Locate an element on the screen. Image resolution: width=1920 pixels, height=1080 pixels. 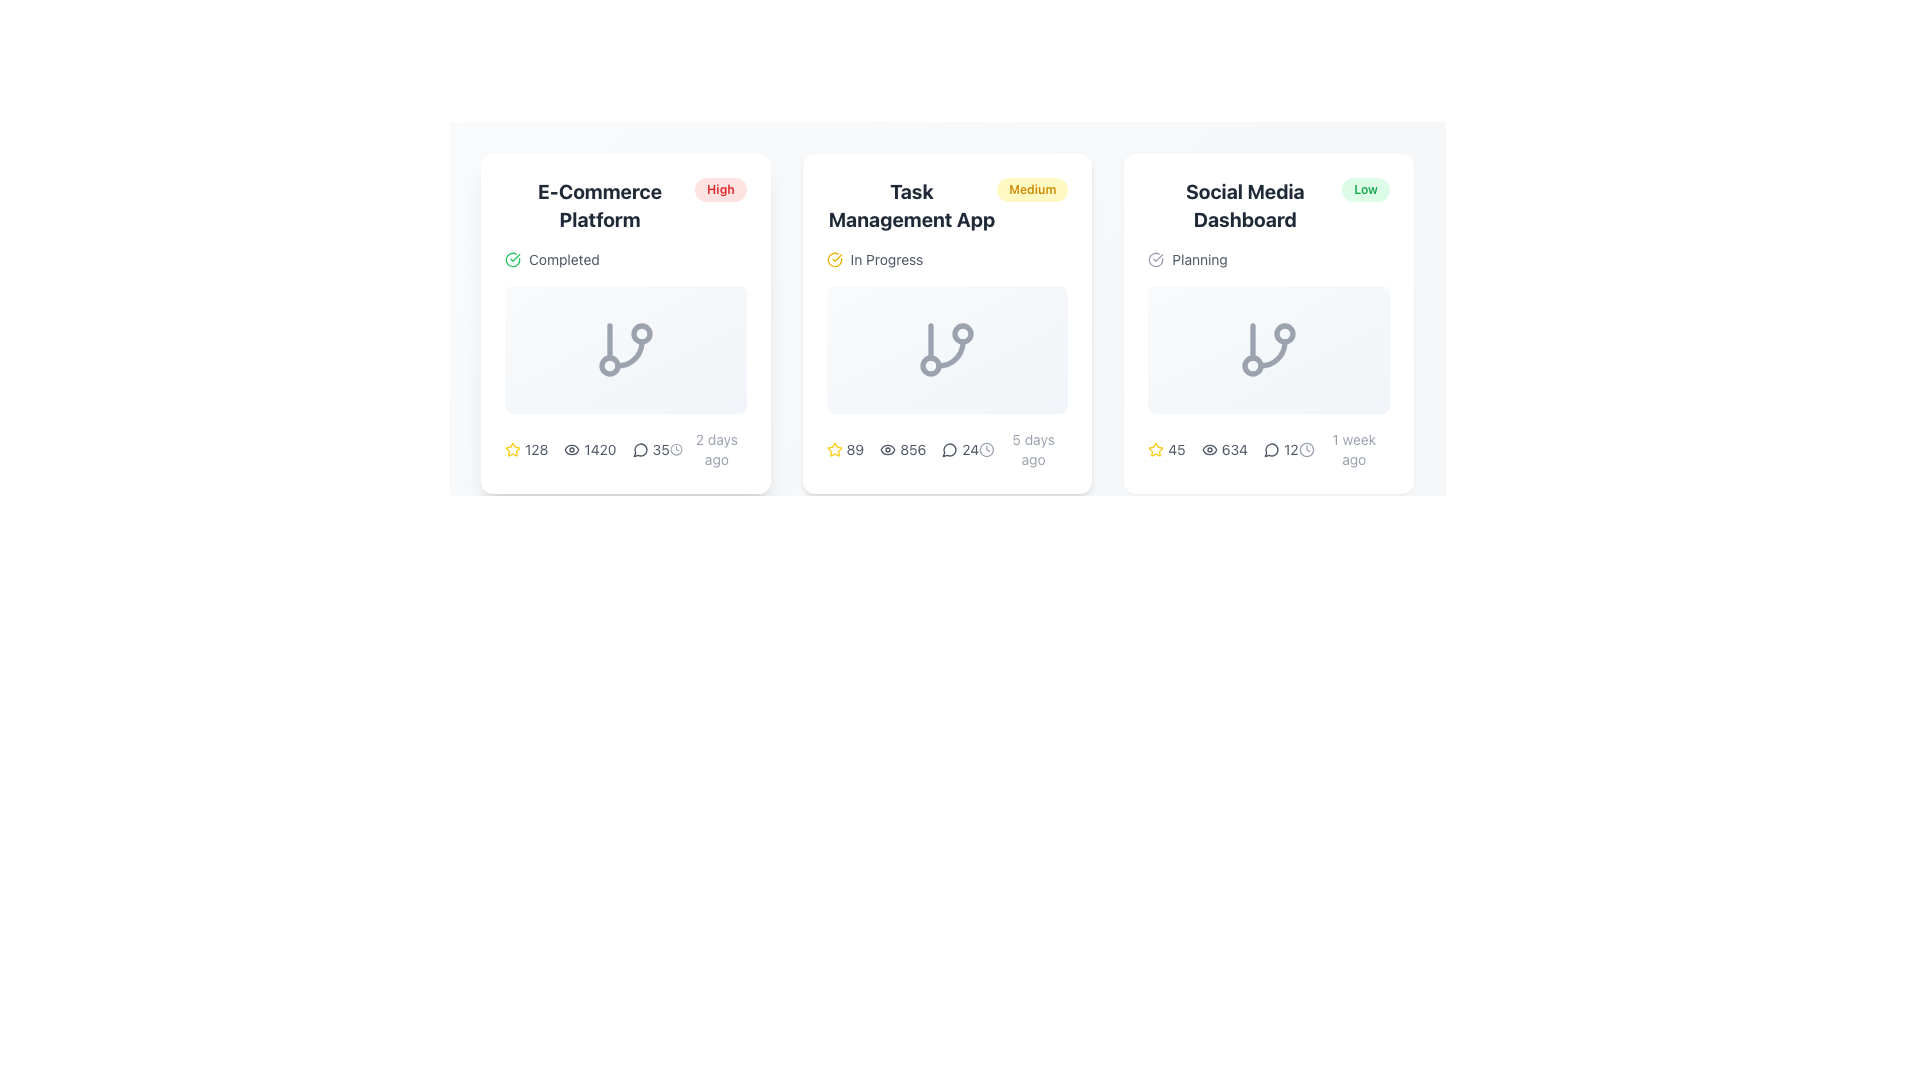
the icon representing a branching structure within the card component labeled 'Task Management App' is located at coordinates (946, 323).